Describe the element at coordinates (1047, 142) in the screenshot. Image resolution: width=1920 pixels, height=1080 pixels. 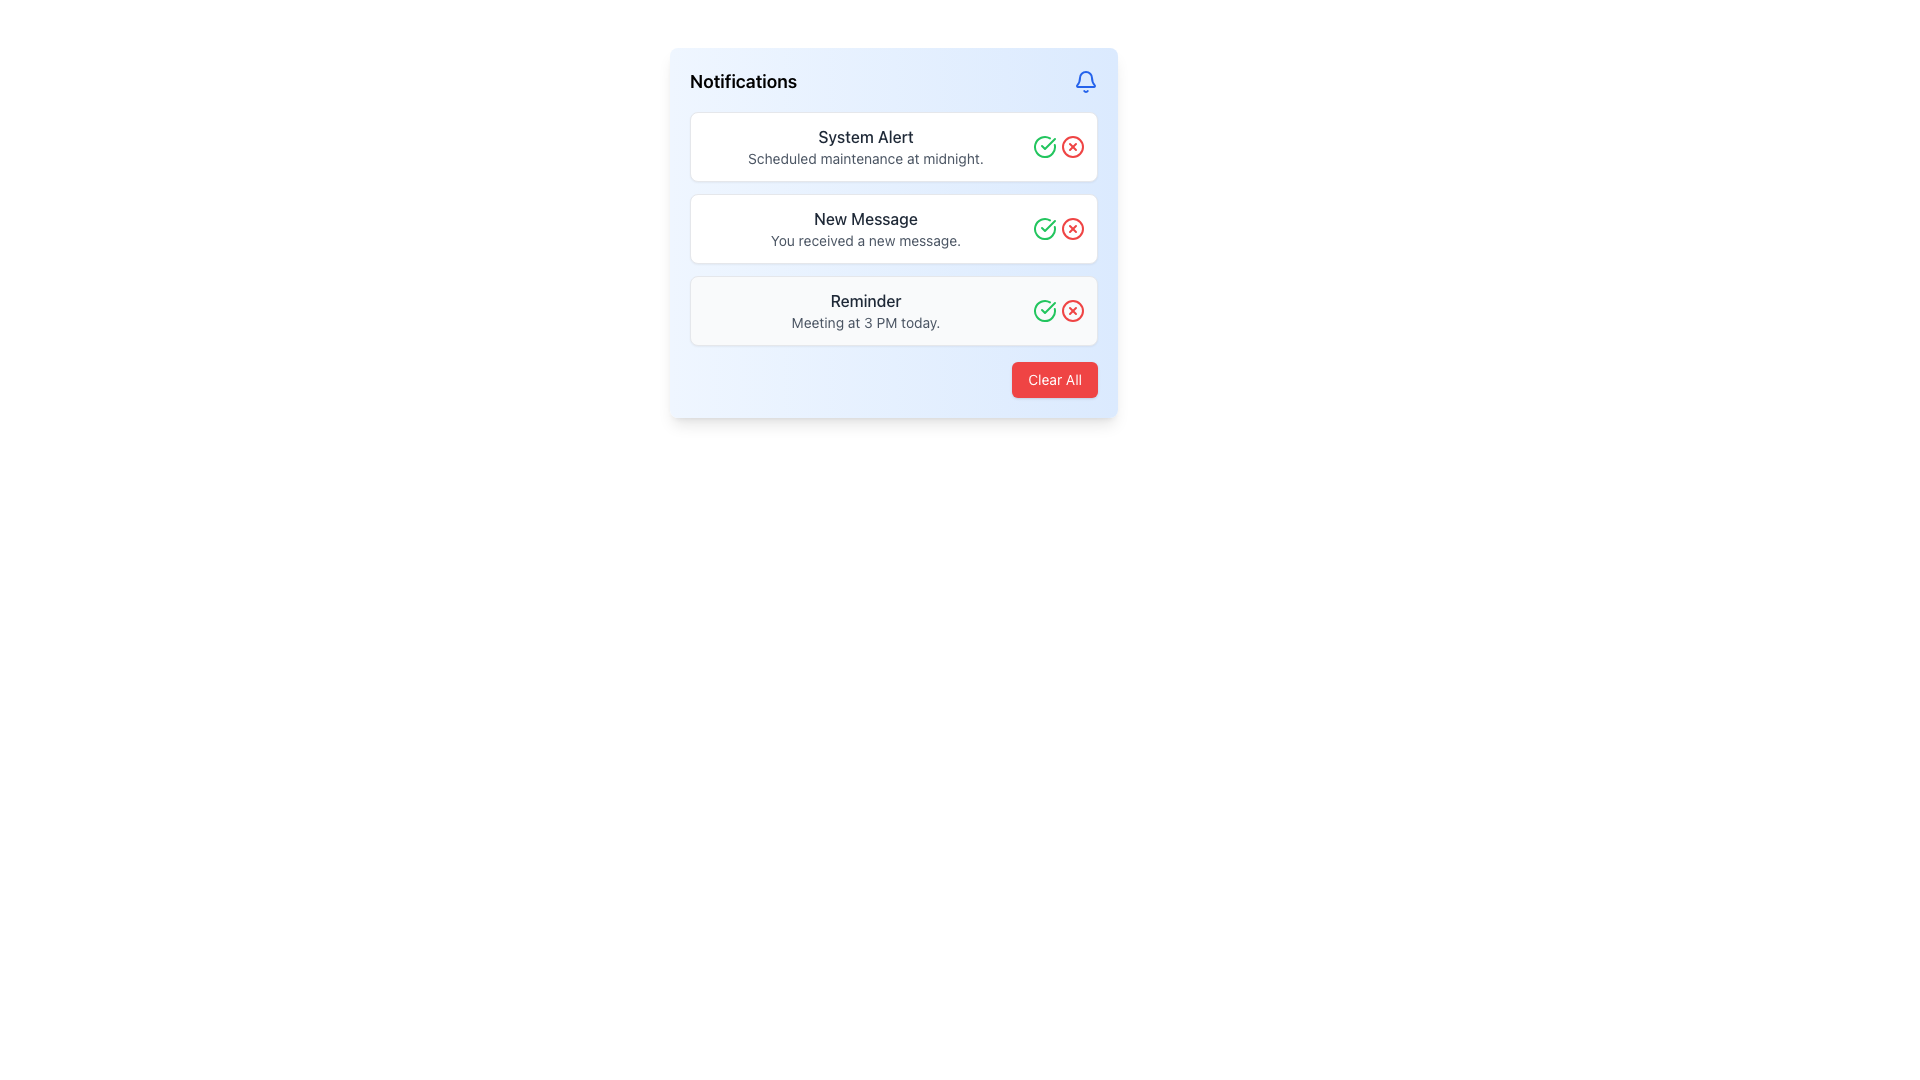
I see `the tick mark icon located in the notifications interface beside the 'New Message' notification to acknowledge it` at that location.